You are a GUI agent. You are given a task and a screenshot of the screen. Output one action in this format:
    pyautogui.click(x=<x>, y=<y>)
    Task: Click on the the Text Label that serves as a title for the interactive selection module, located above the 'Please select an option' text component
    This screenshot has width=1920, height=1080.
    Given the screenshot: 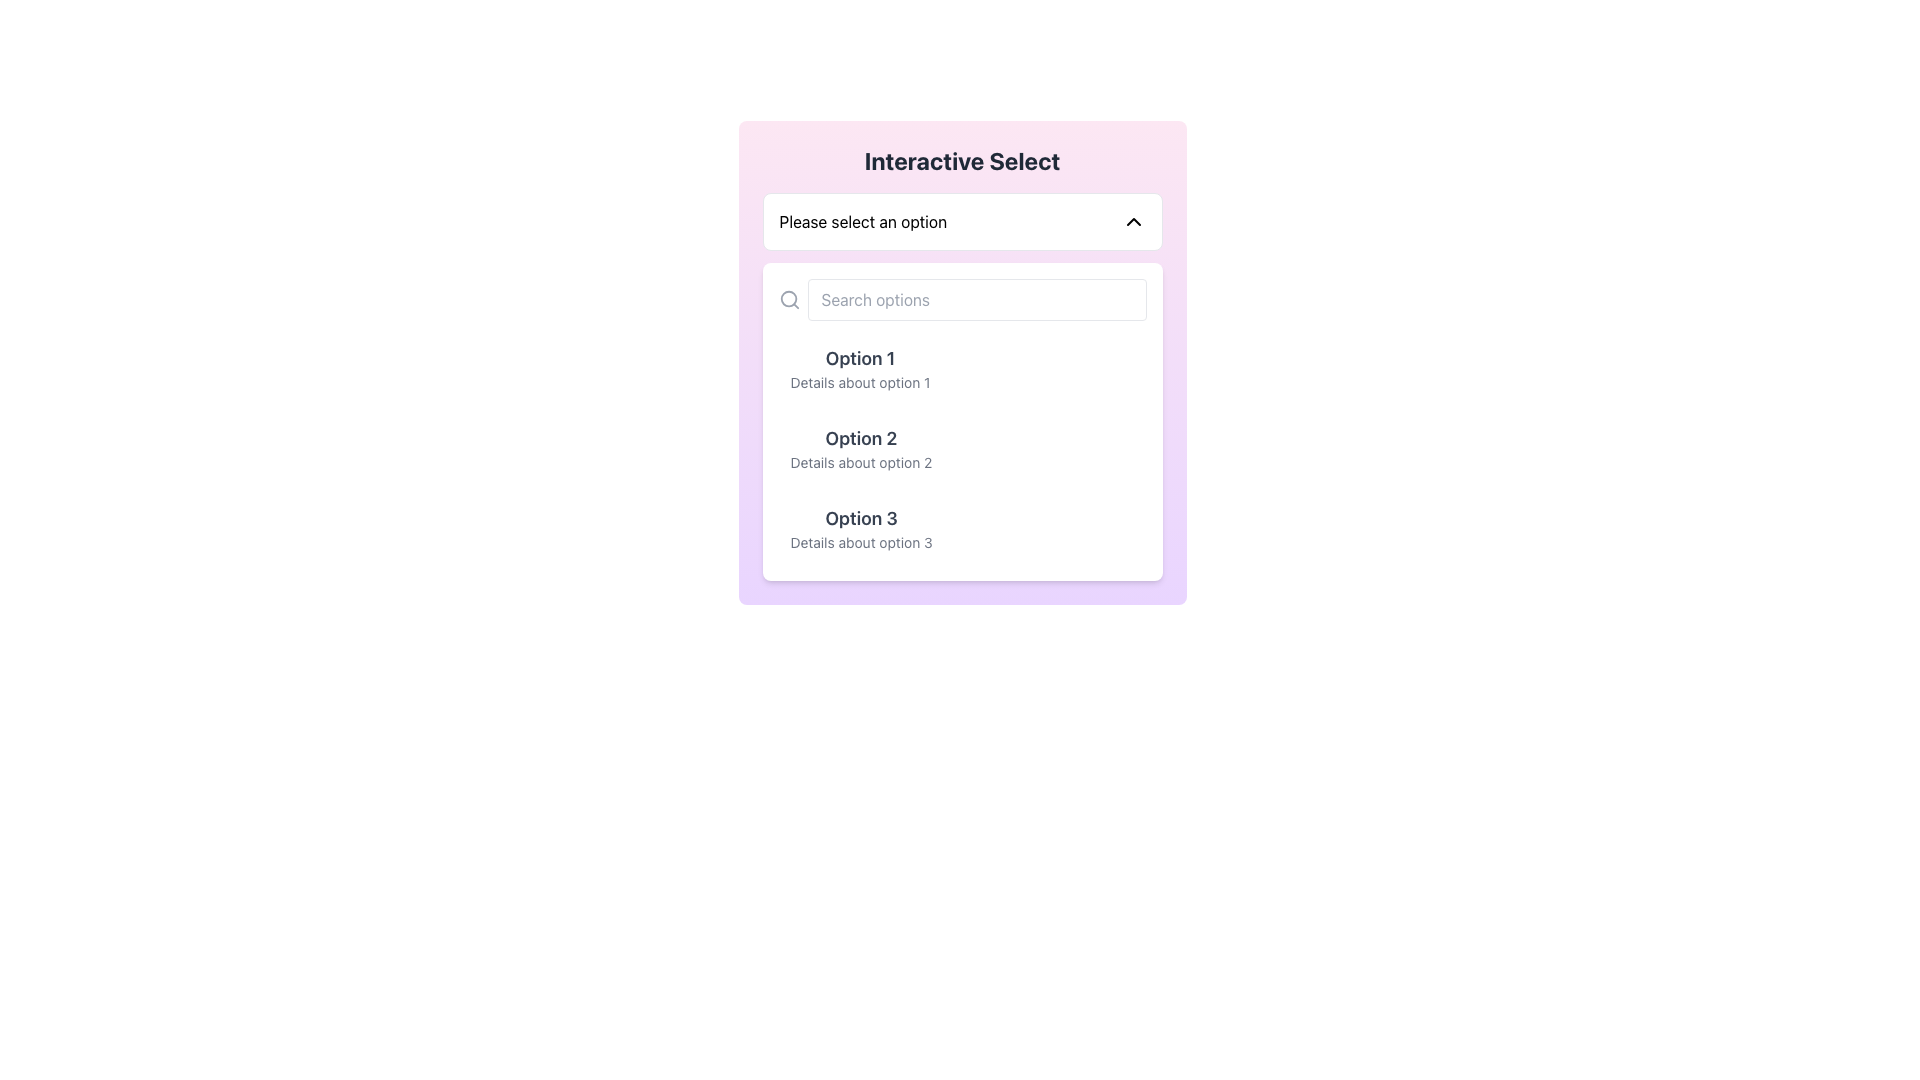 What is the action you would take?
    pyautogui.click(x=962, y=160)
    